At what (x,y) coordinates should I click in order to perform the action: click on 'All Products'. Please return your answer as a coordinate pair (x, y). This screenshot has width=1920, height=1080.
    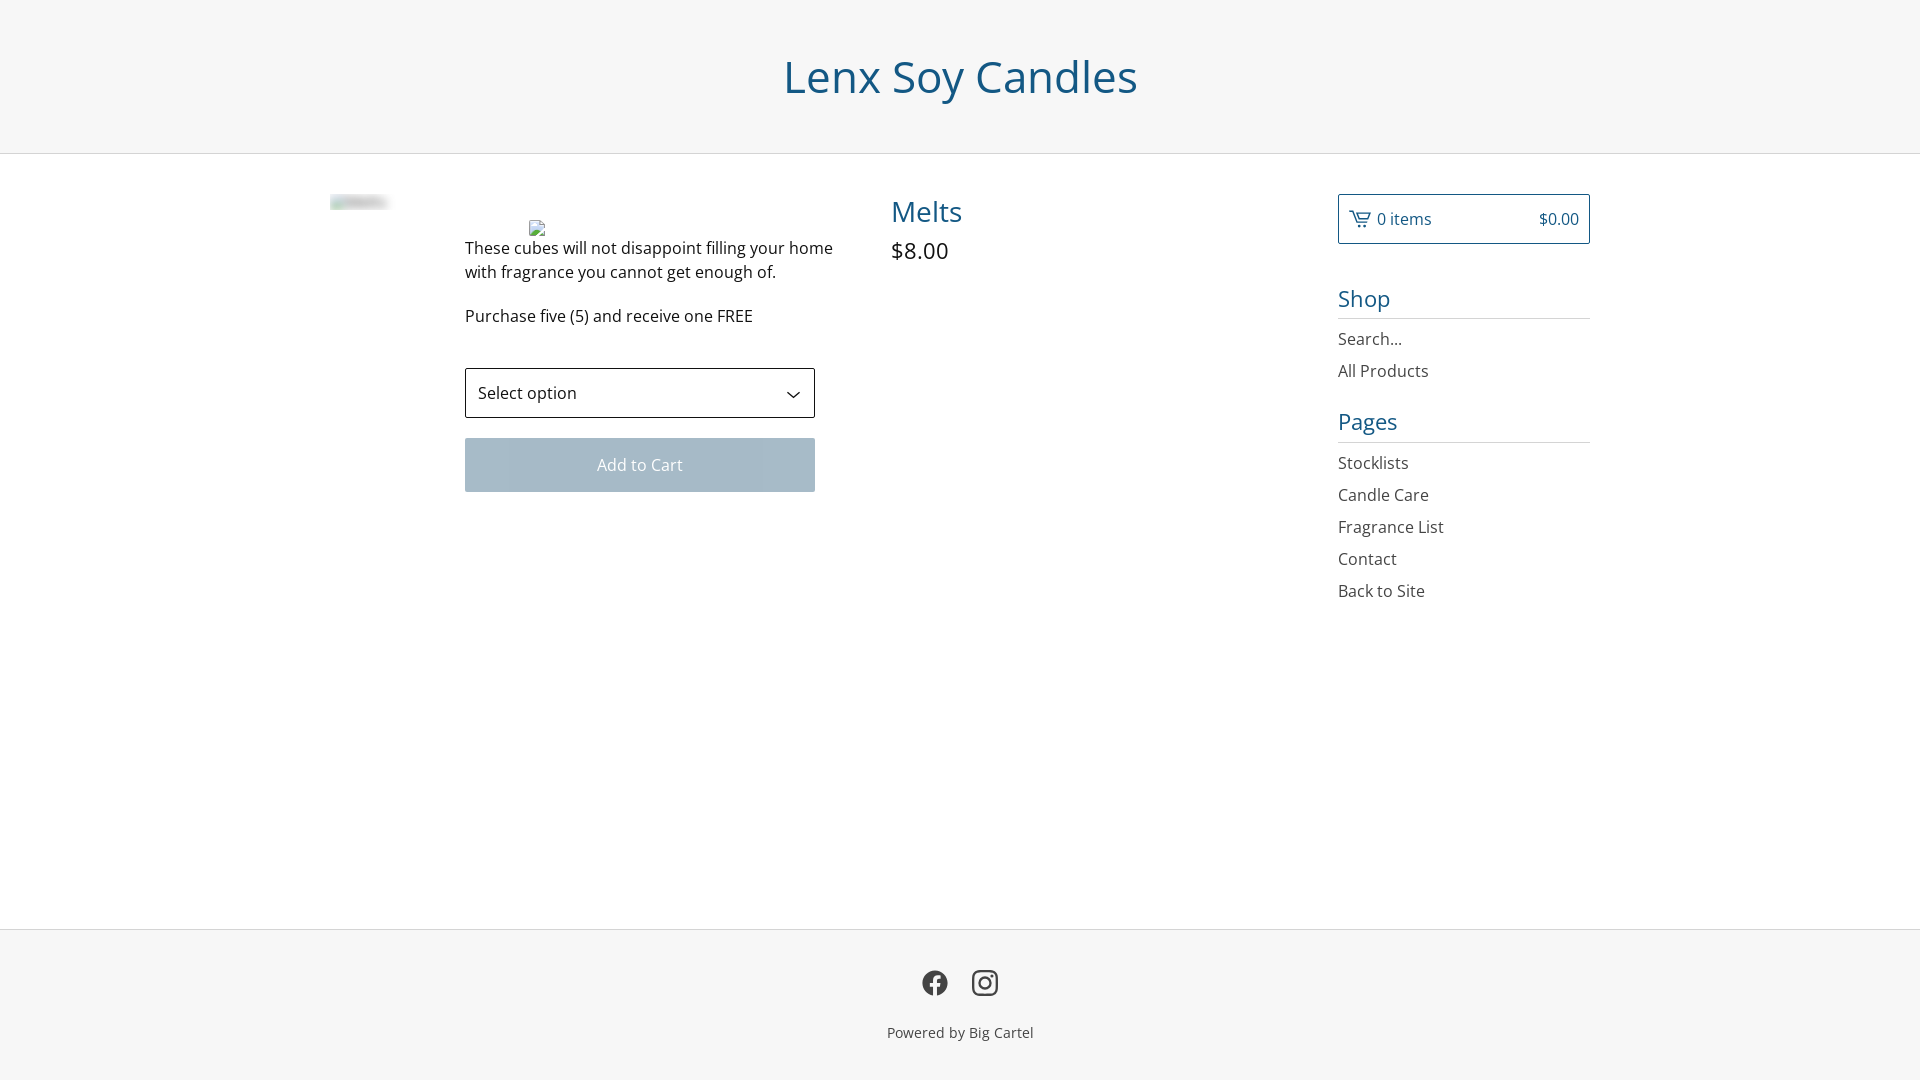
    Looking at the image, I should click on (1338, 370).